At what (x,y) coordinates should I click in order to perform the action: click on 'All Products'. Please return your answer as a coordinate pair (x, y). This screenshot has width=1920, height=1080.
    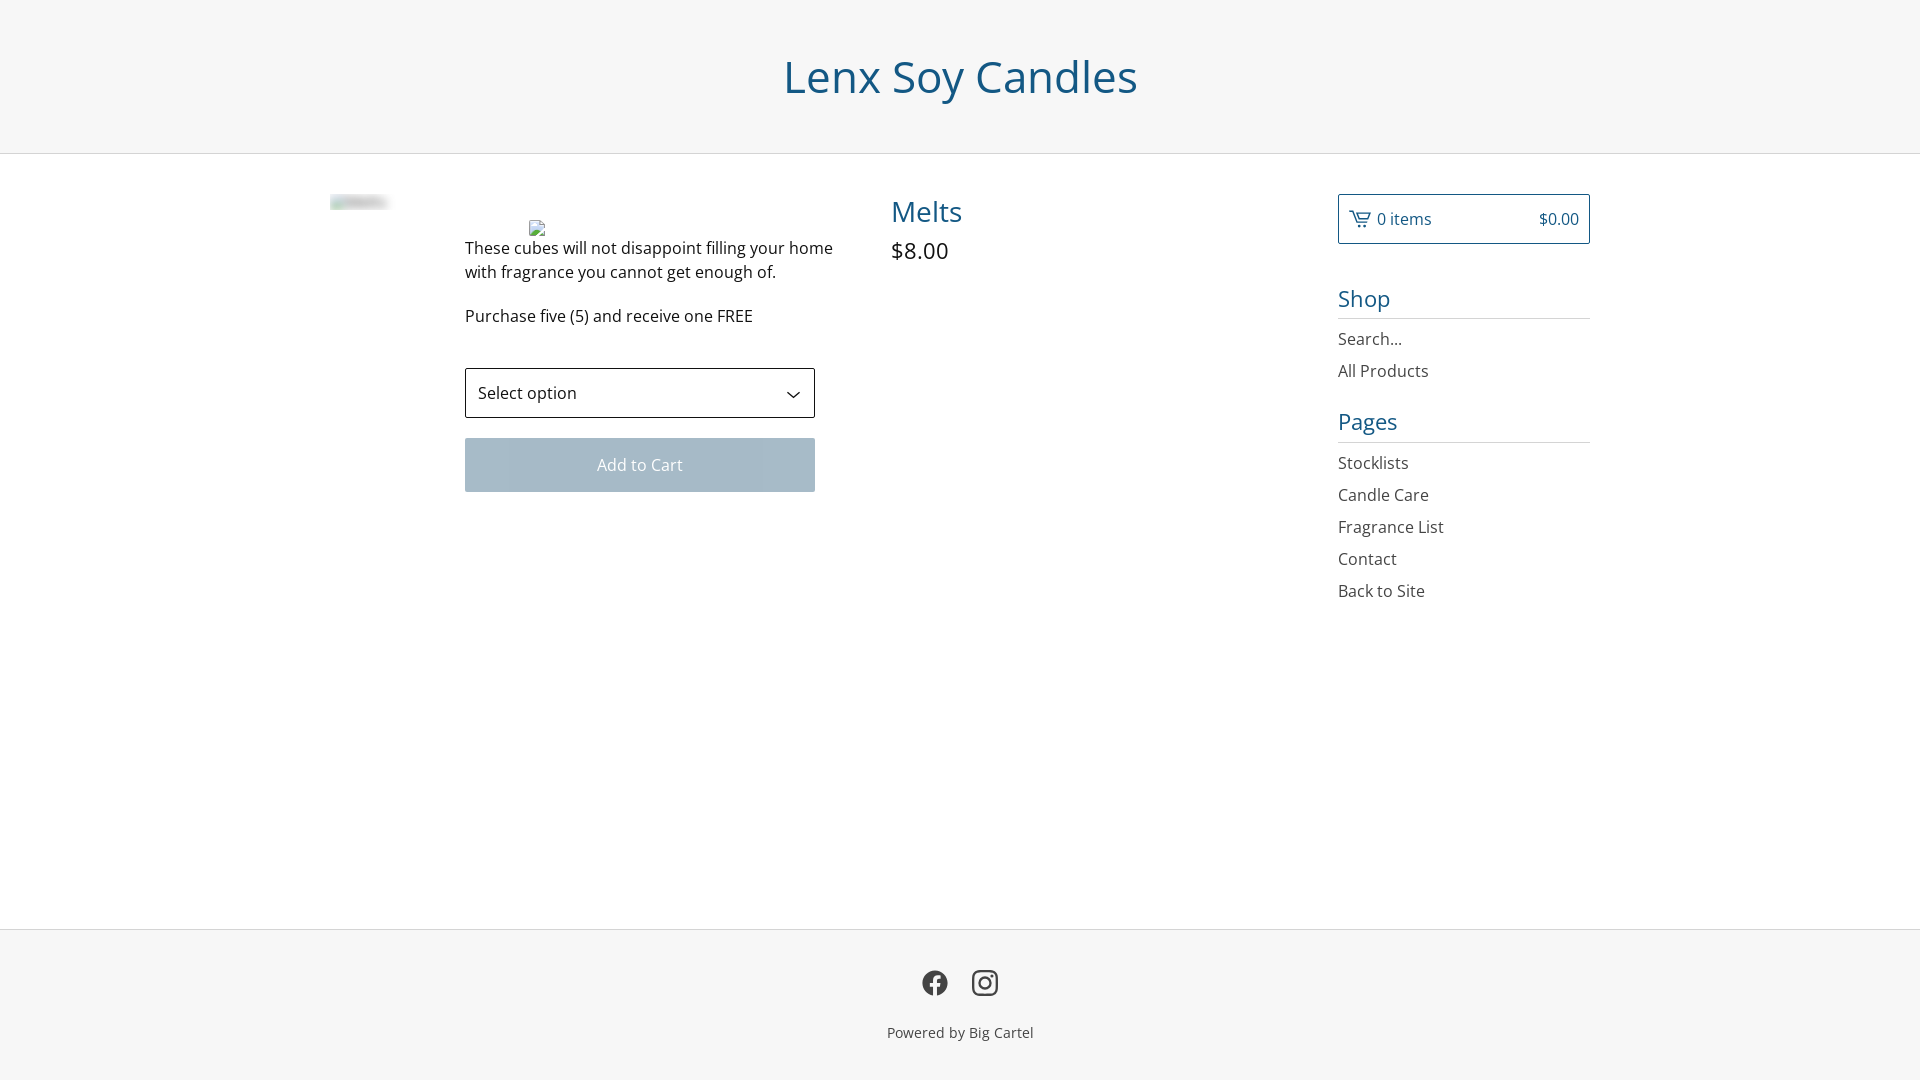
    Looking at the image, I should click on (1338, 370).